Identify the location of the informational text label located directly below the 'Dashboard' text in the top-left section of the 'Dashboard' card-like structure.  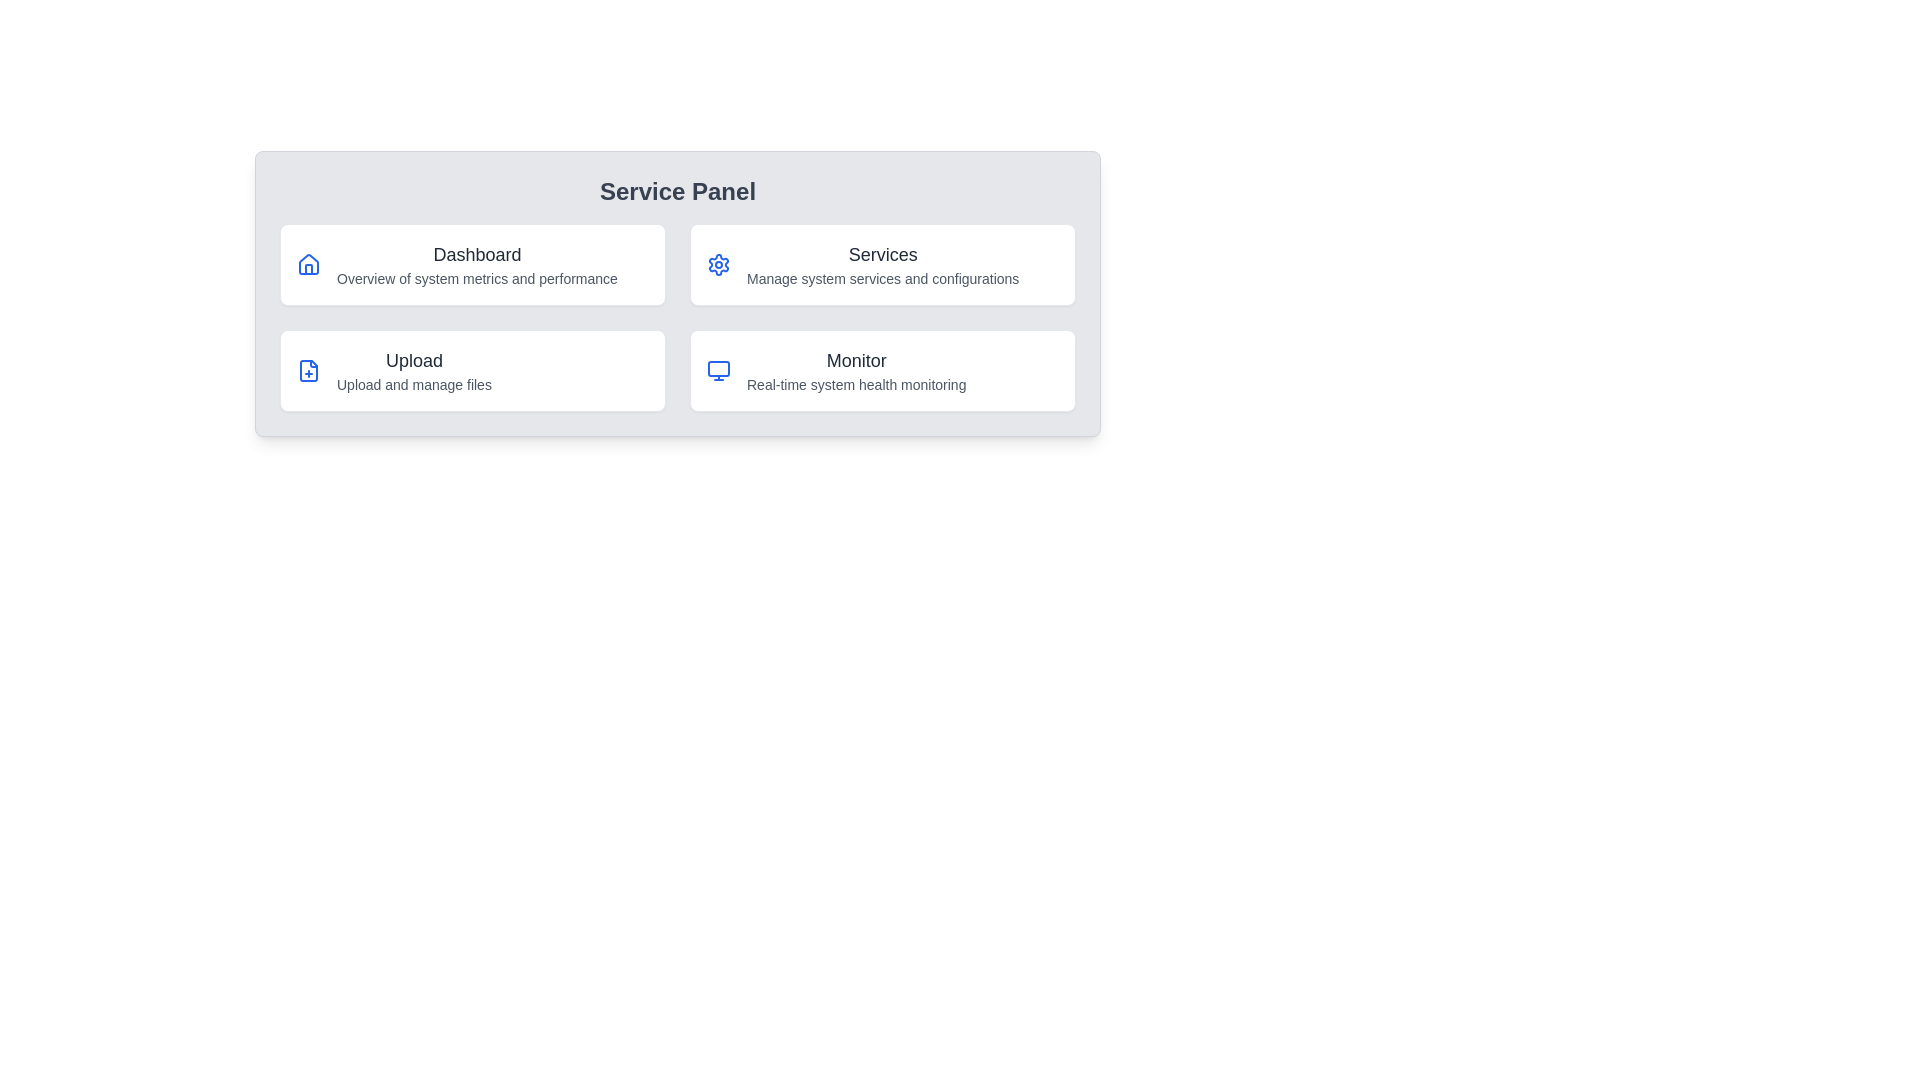
(476, 278).